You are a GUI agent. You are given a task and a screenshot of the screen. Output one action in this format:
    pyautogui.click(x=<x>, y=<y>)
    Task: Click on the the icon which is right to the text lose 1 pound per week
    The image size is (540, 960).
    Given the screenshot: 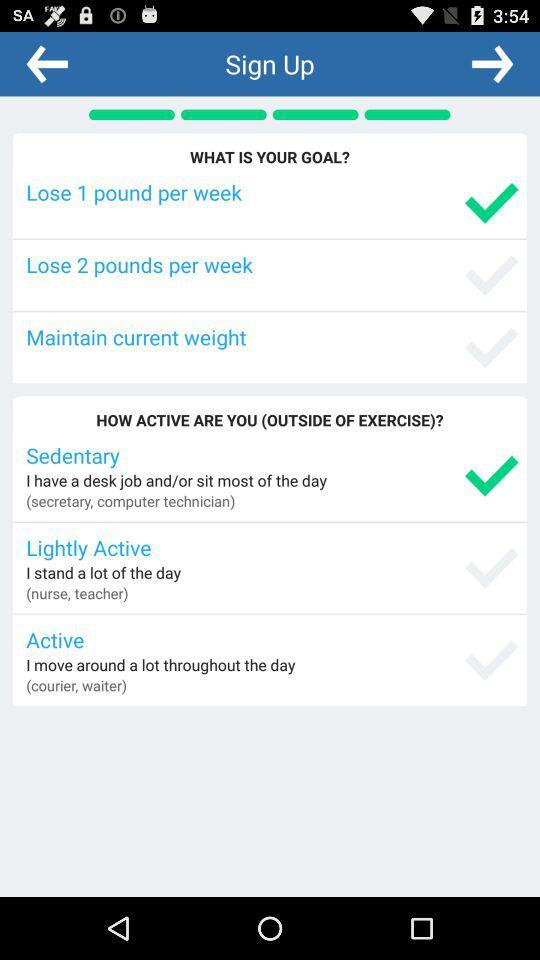 What is the action you would take?
    pyautogui.click(x=490, y=202)
    